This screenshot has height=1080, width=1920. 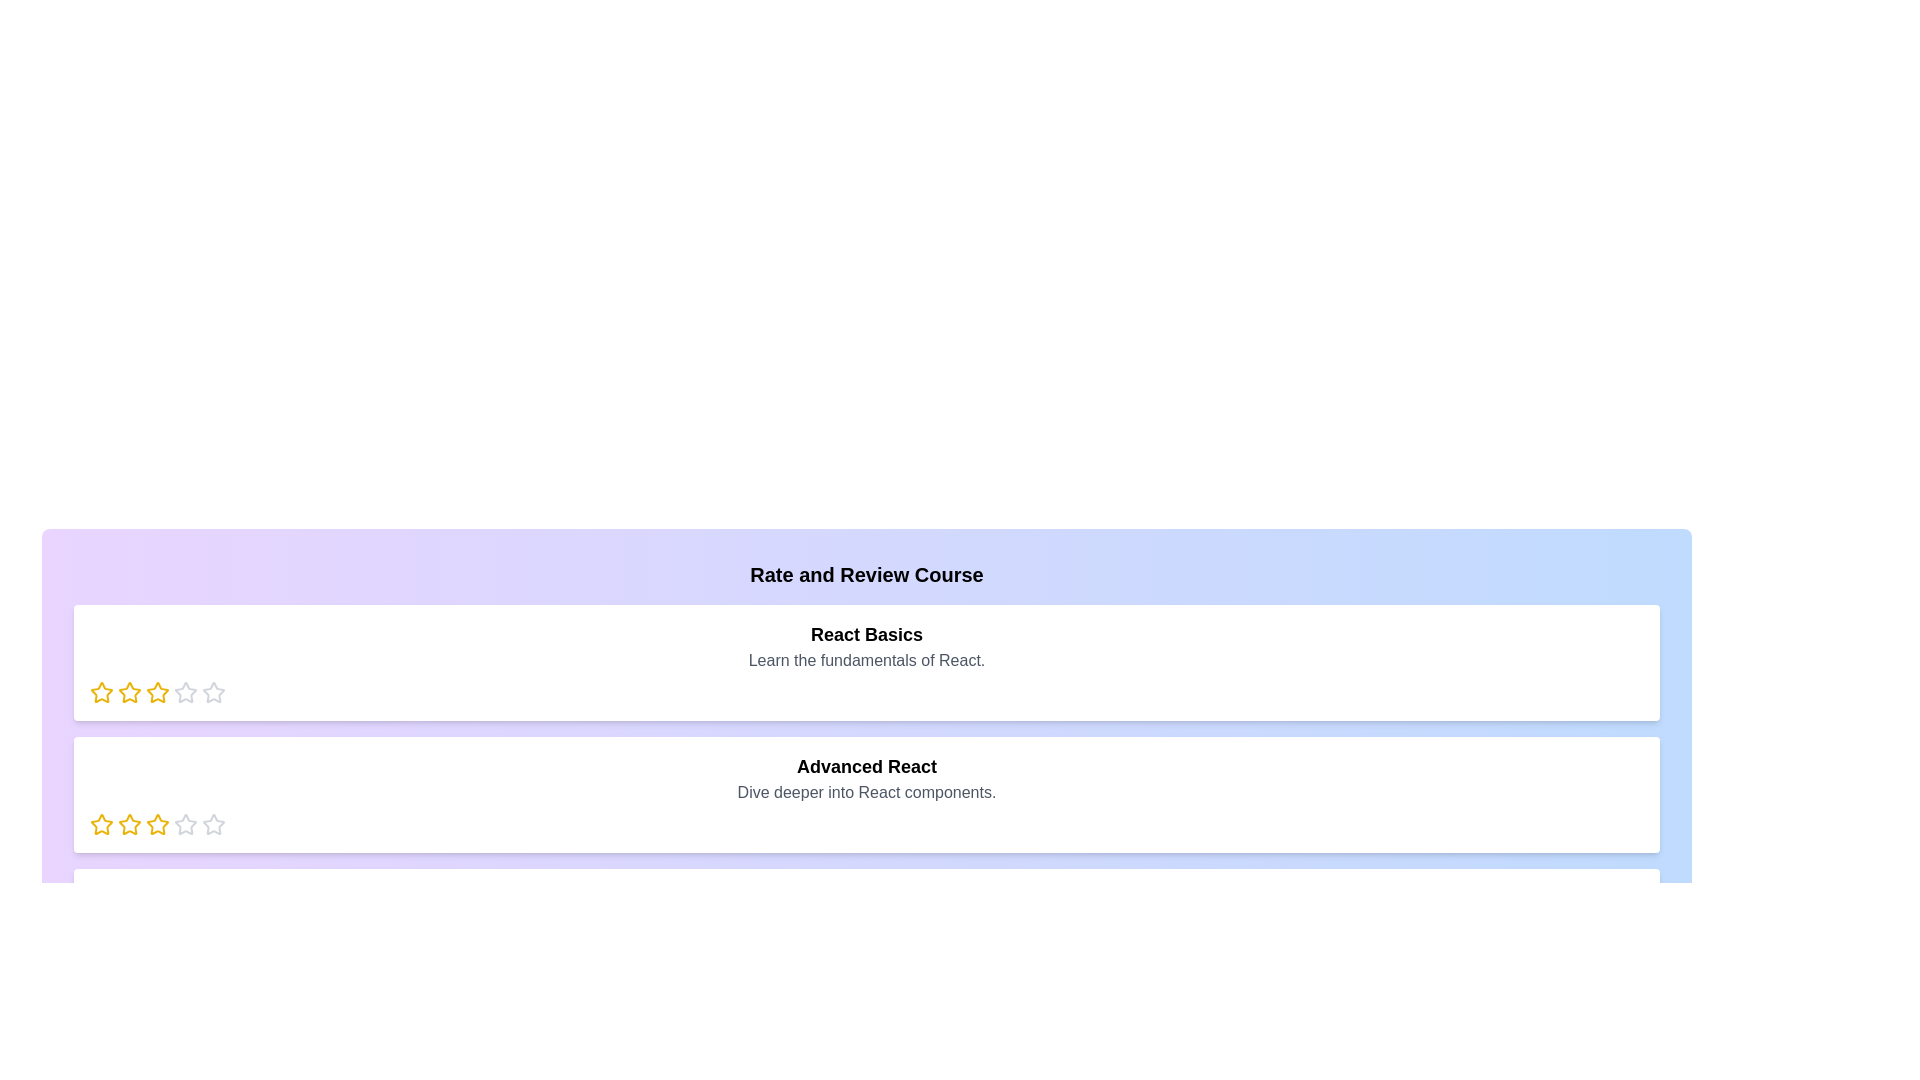 I want to click on the second yellow star icon with a hollow center in the star rating system to set or change the rating for the 'Advanced React' course, so click(x=157, y=824).